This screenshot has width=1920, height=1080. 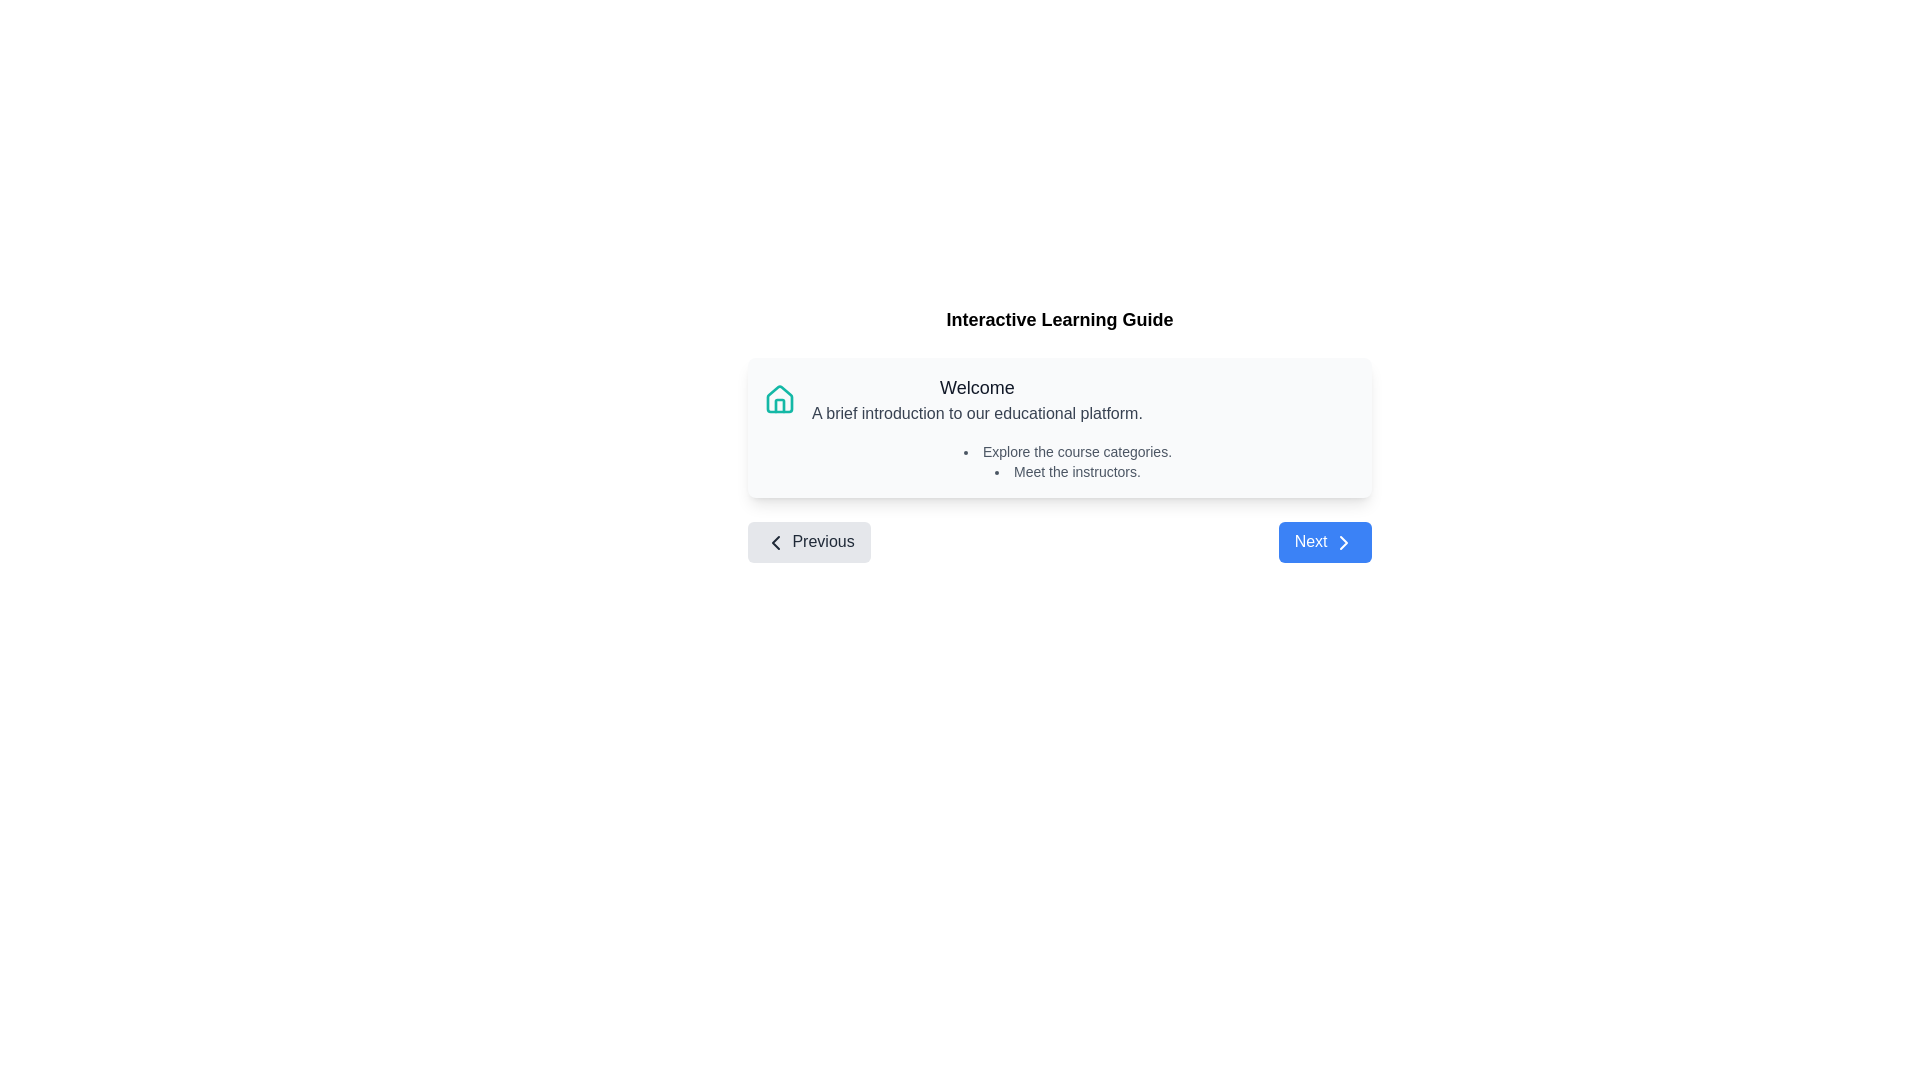 What do you see at coordinates (778, 400) in the screenshot?
I see `the 'home' or 'introduction' icon located in the top-left corner of the 'Welcome' section, adjacent to the text content` at bounding box center [778, 400].